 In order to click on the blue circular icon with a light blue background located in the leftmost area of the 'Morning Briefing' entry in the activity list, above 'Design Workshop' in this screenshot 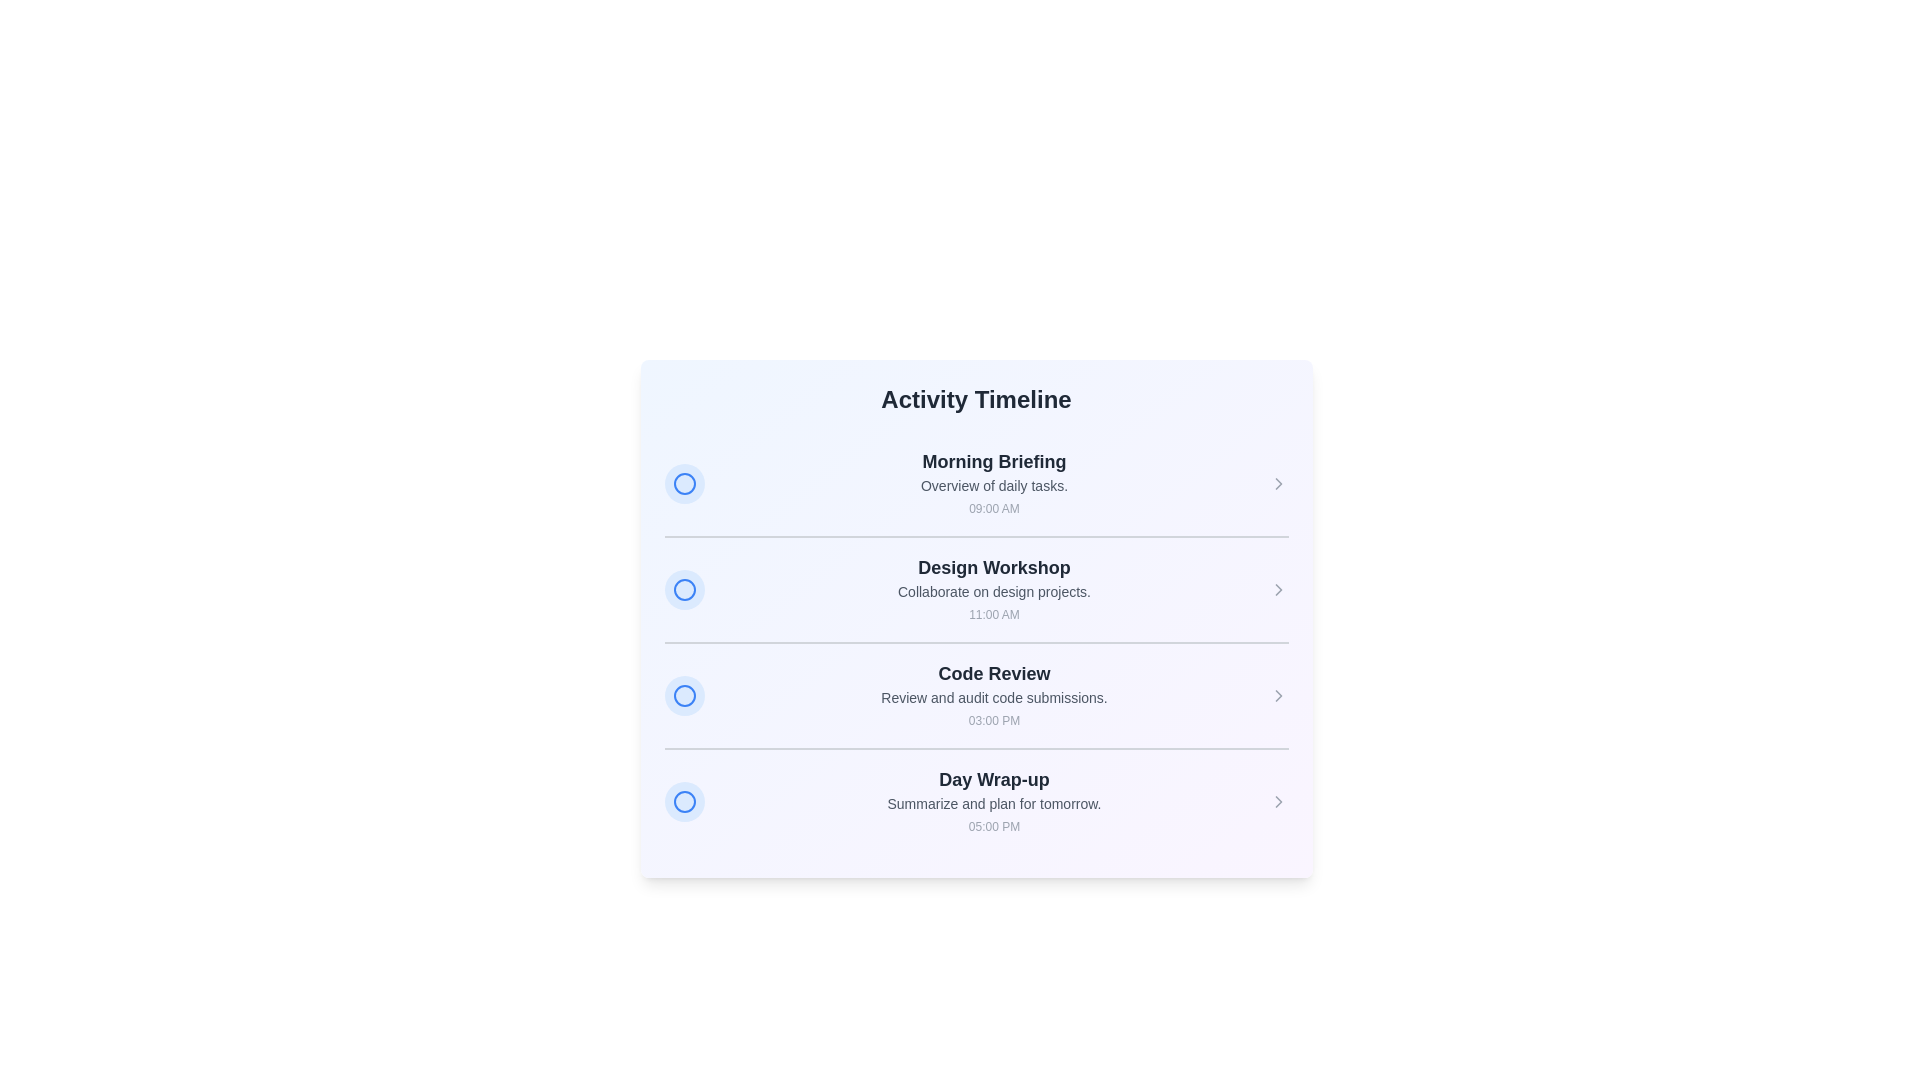, I will do `click(684, 483)`.